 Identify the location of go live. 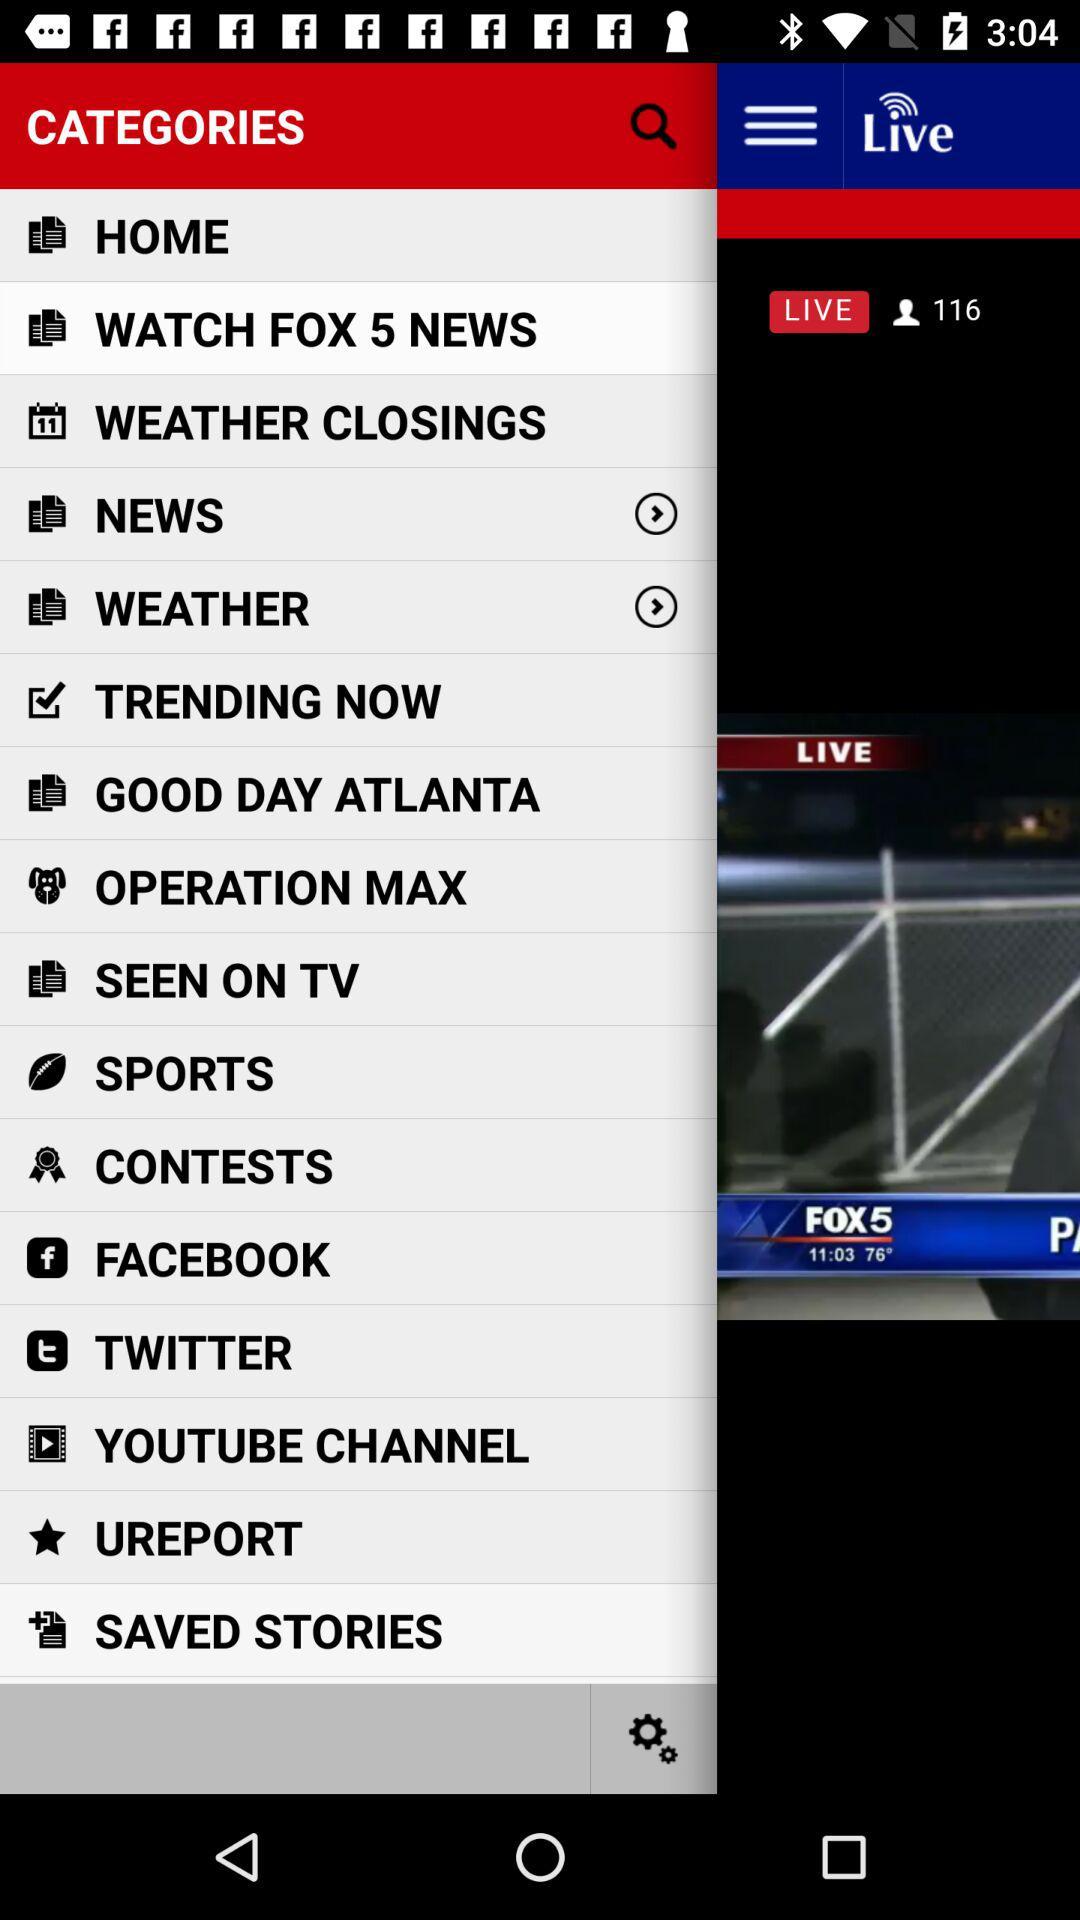
(906, 124).